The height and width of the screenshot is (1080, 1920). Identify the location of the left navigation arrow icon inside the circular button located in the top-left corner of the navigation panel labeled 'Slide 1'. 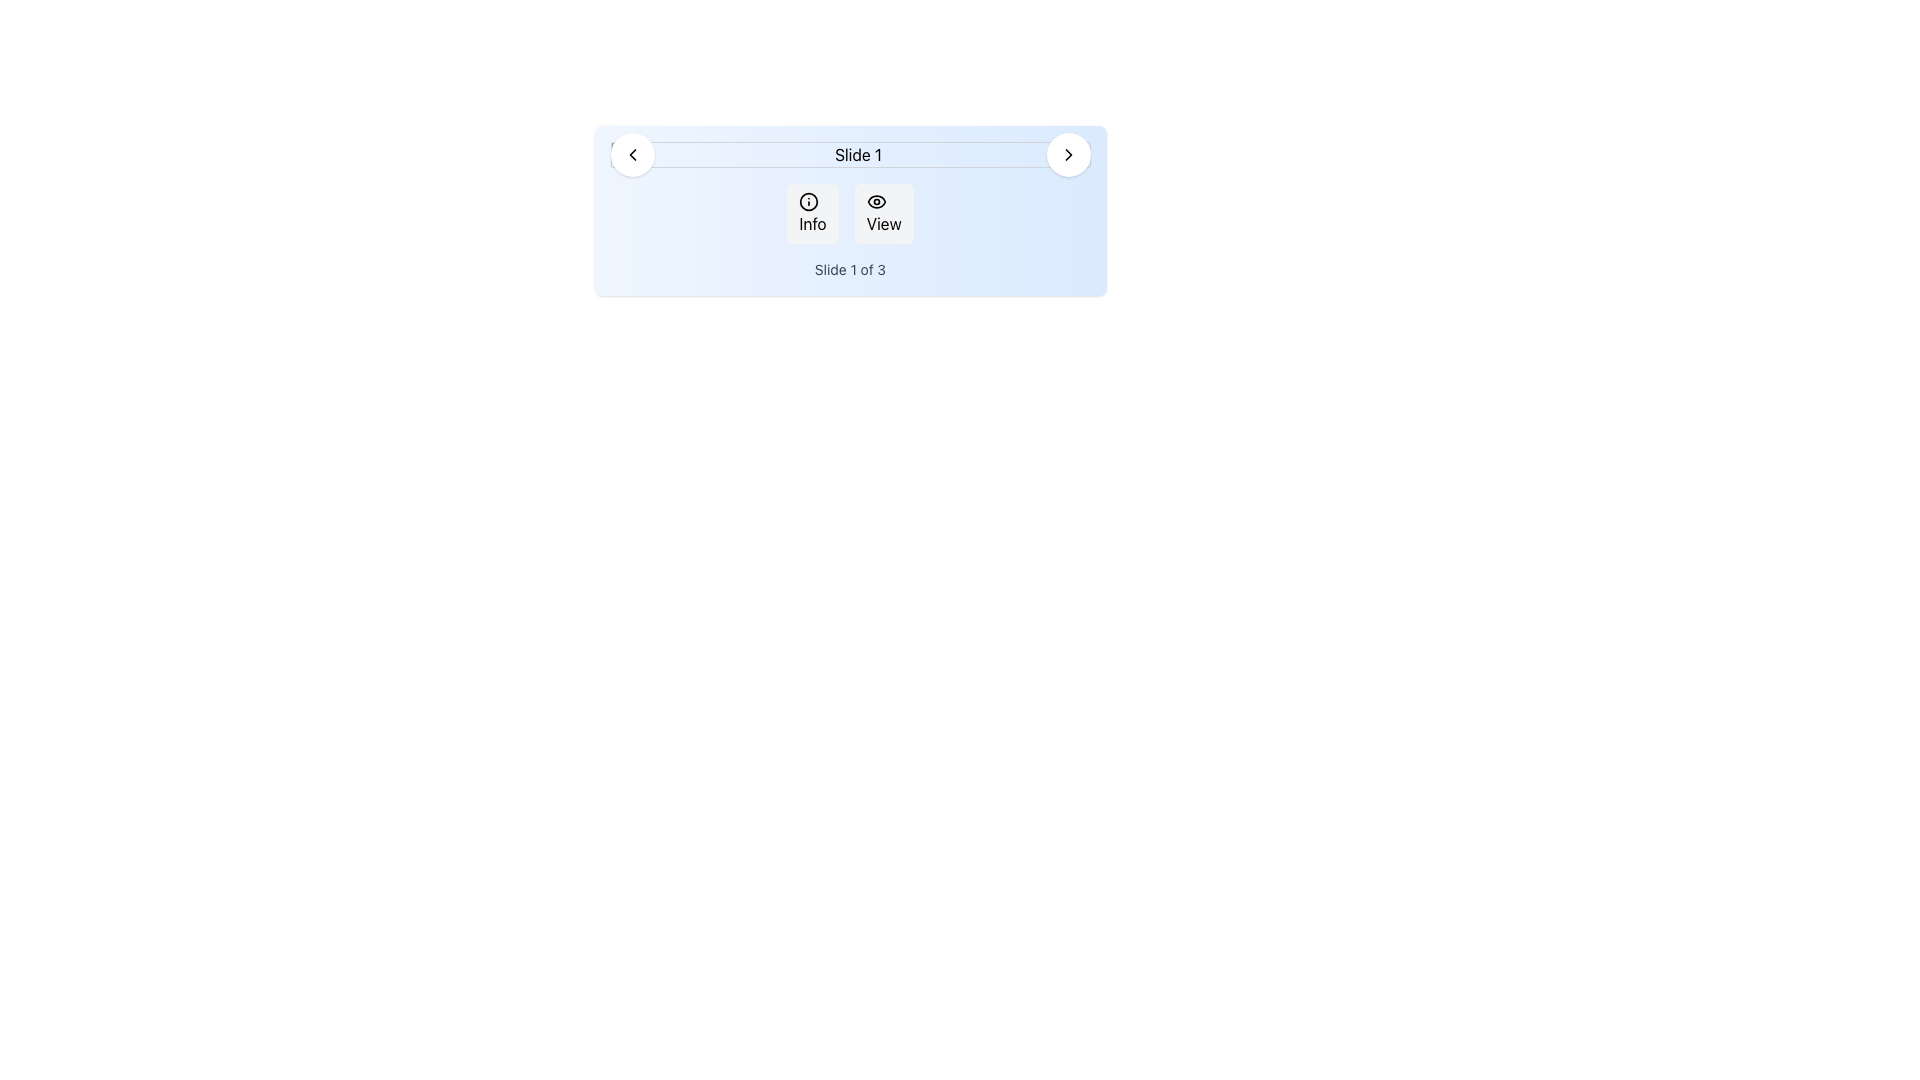
(631, 153).